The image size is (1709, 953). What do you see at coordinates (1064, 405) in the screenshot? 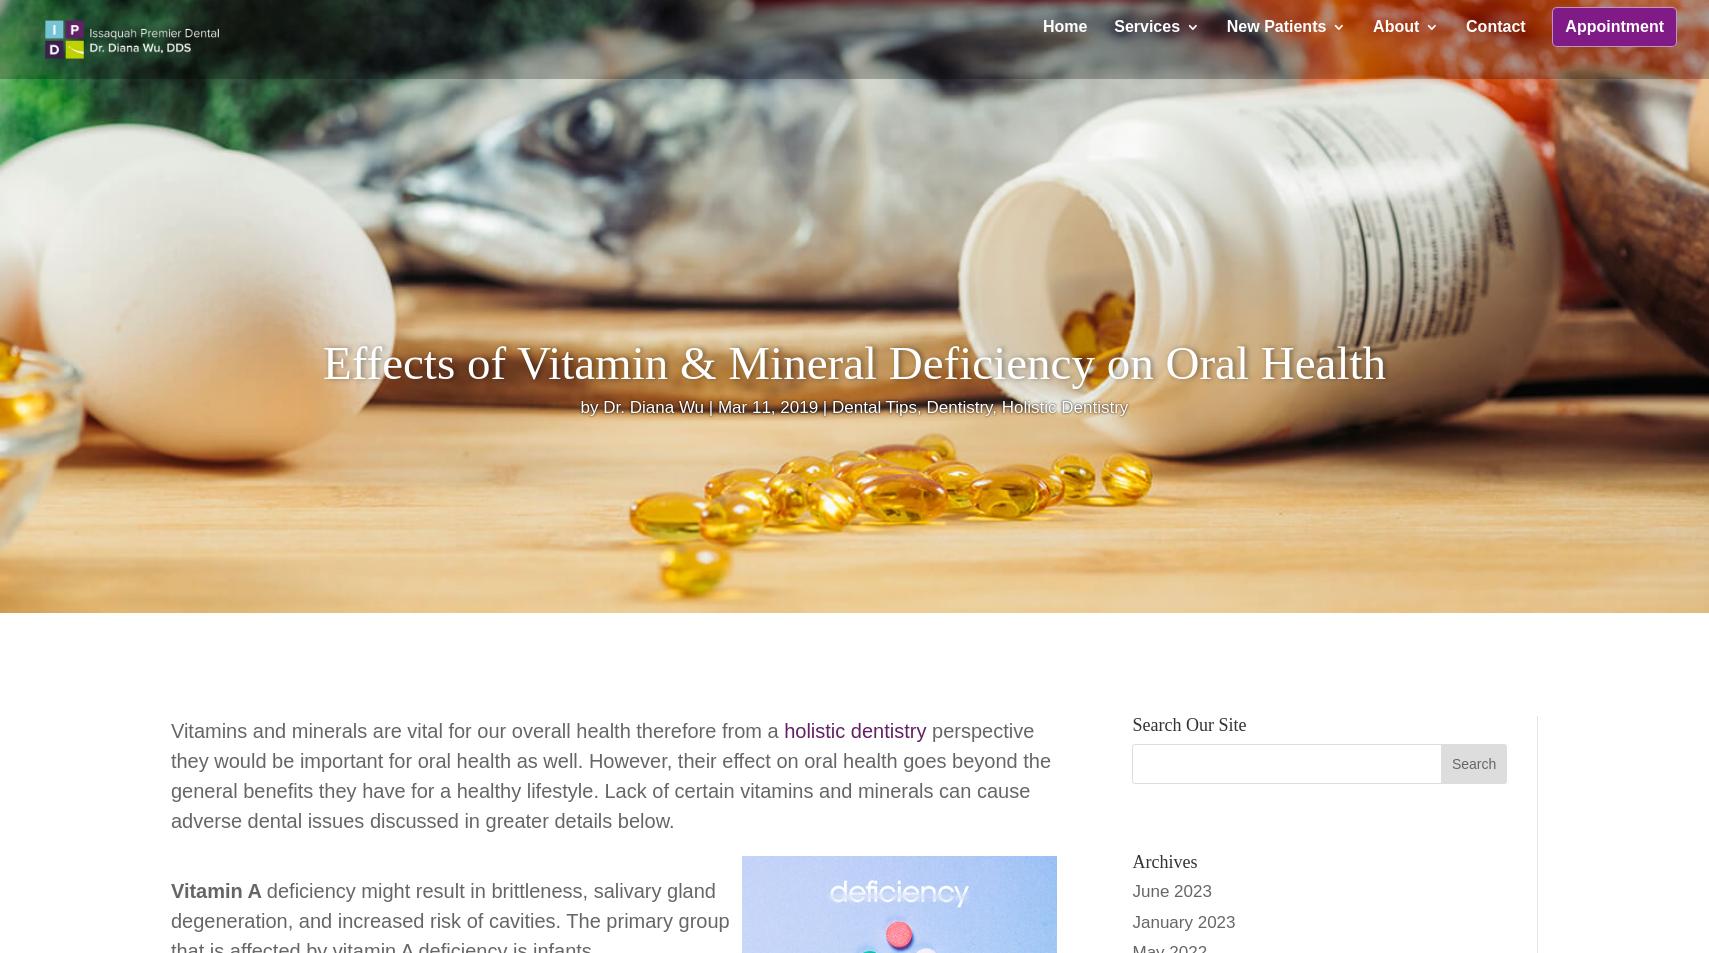
I see `'Holistic Dentistry'` at bounding box center [1064, 405].